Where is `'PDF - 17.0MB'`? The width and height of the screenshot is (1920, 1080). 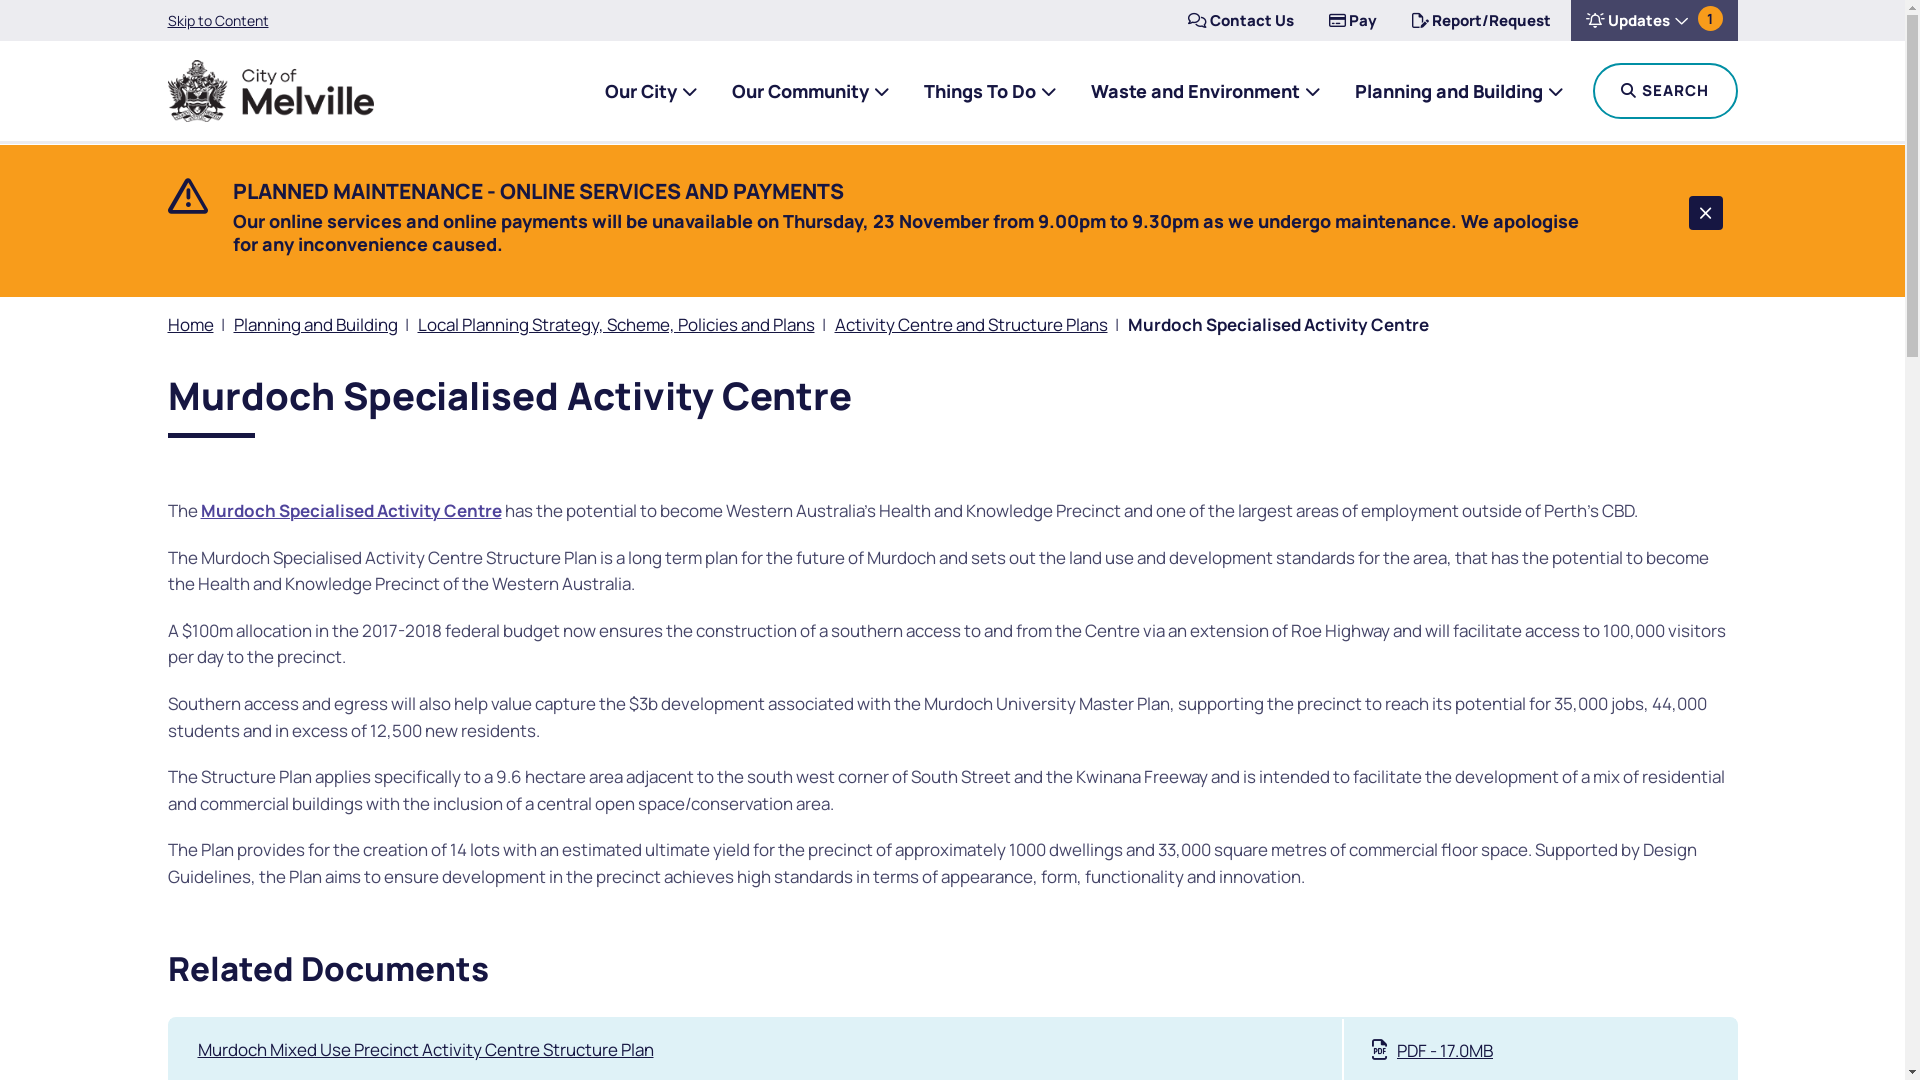 'PDF - 17.0MB' is located at coordinates (1431, 1049).